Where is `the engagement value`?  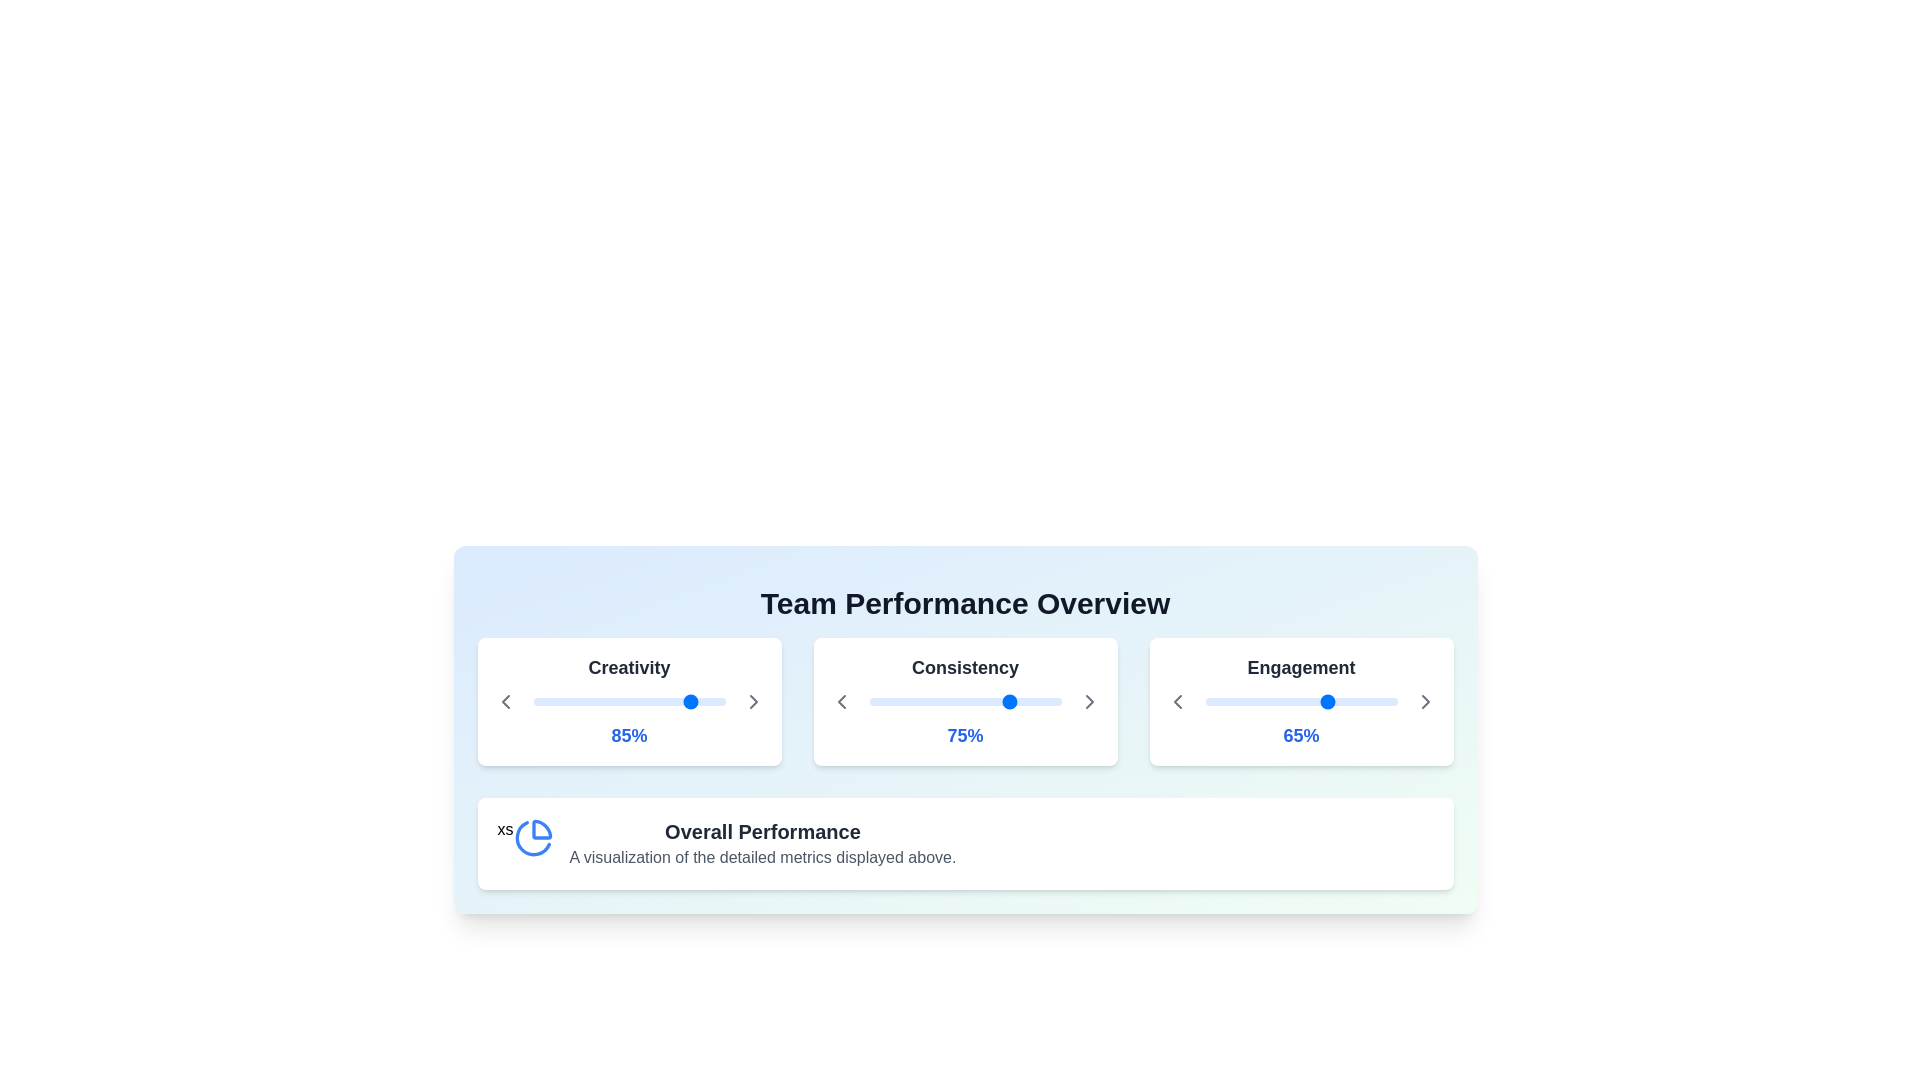 the engagement value is located at coordinates (1373, 701).